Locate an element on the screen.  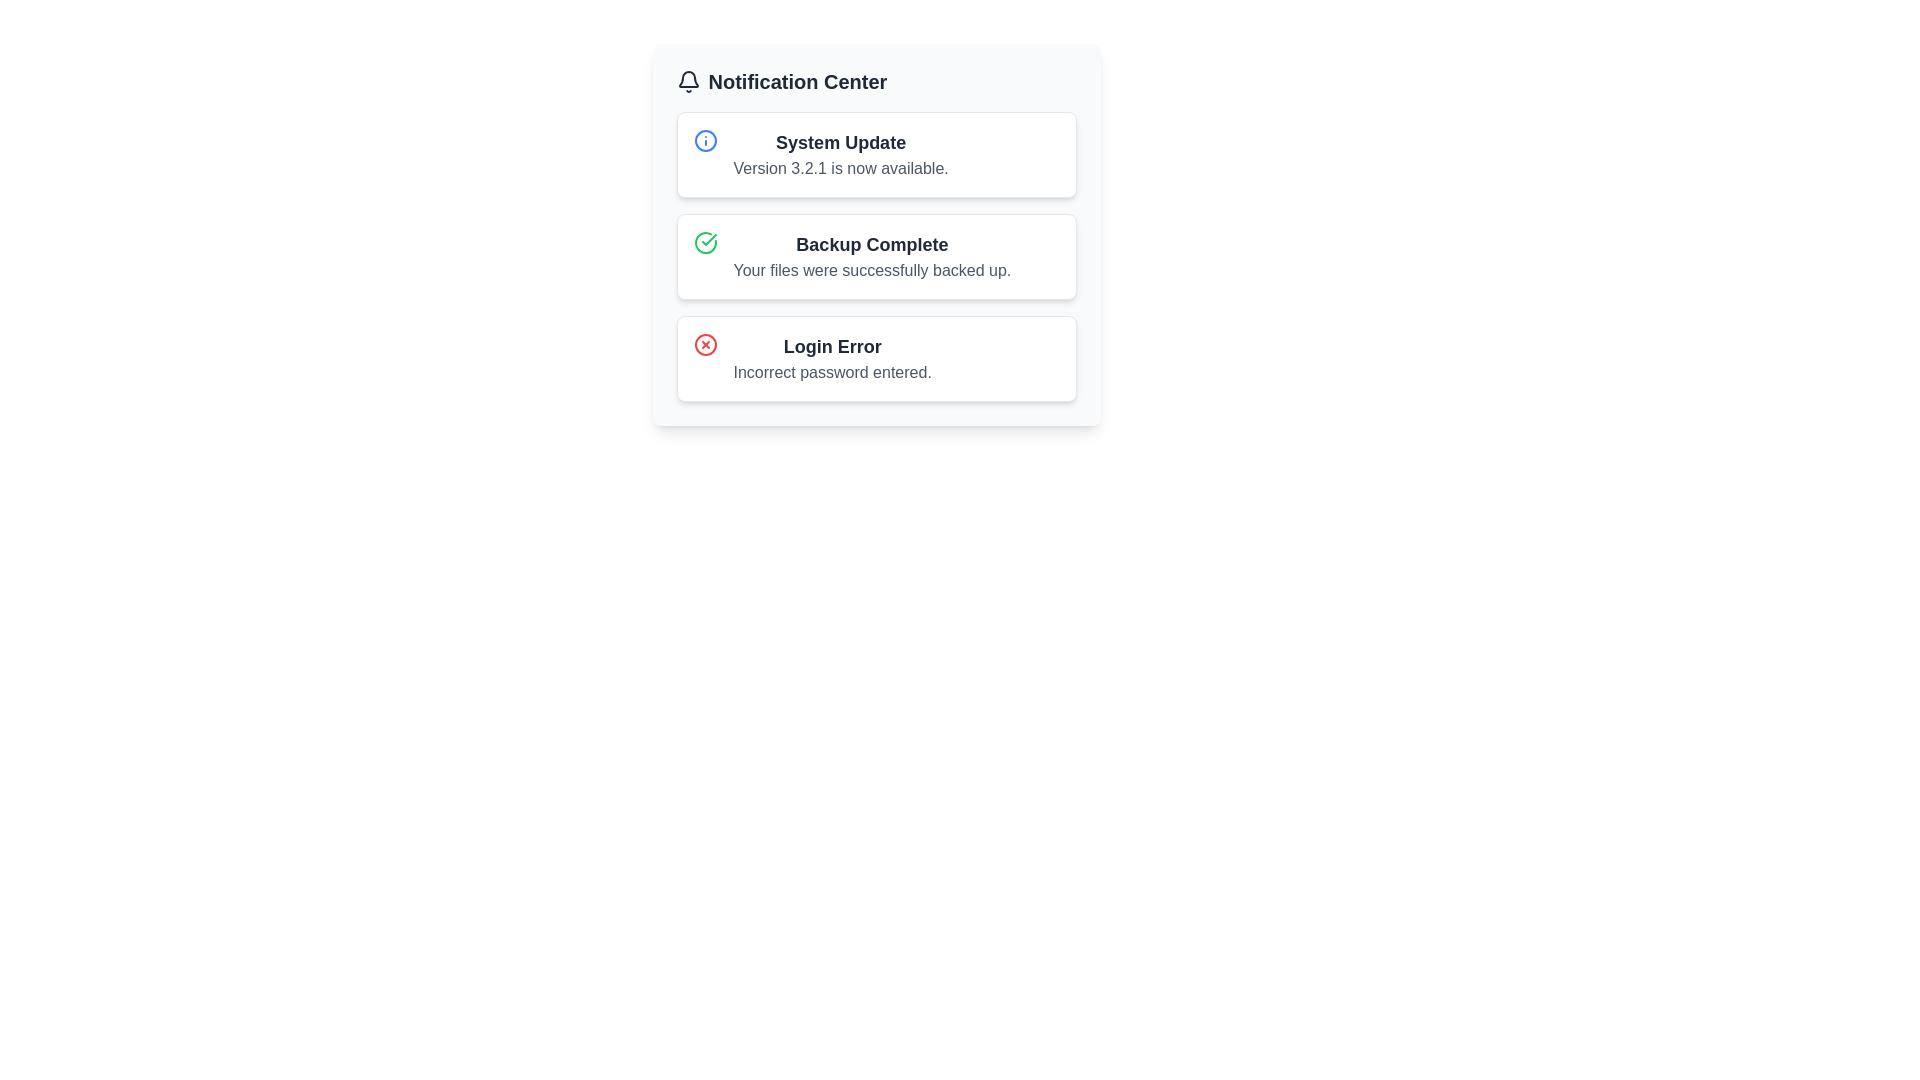
the 'System Update' text label, which is prominently displayed in bold at the top of the notification block in the Notification Center is located at coordinates (841, 141).